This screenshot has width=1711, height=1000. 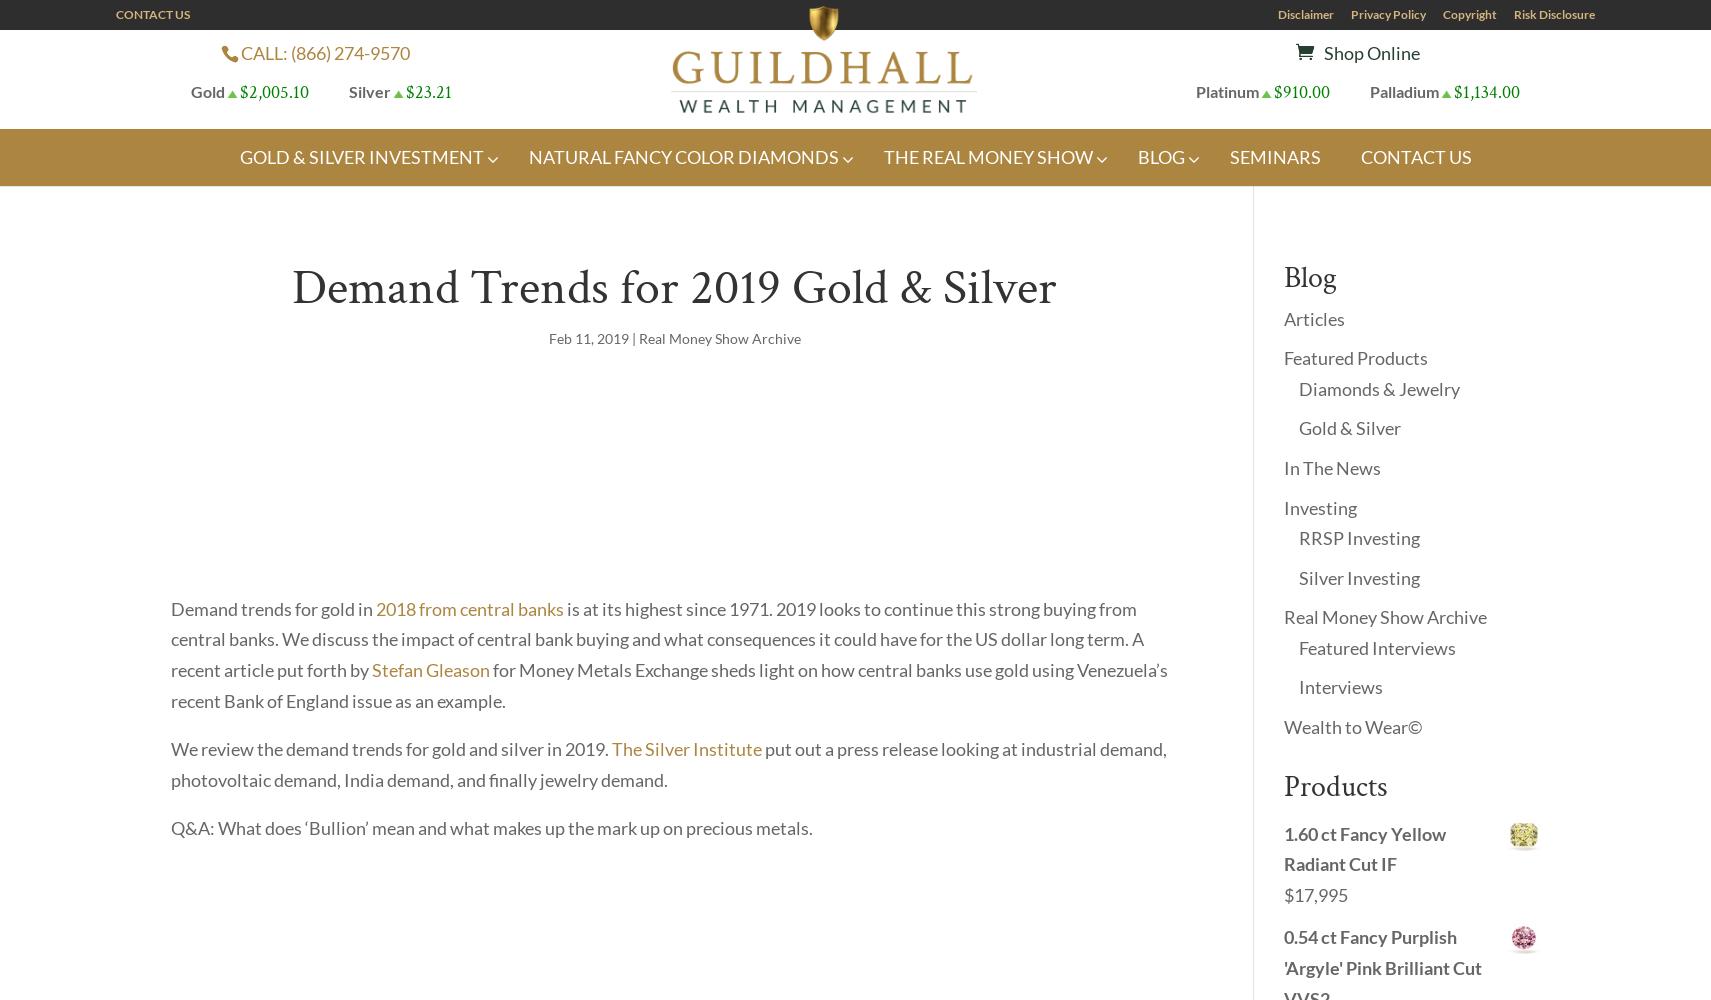 What do you see at coordinates (492, 827) in the screenshot?
I see `'Q&A: What does ‘Bullion’ mean and what makes up the mark up on precious metals.'` at bounding box center [492, 827].